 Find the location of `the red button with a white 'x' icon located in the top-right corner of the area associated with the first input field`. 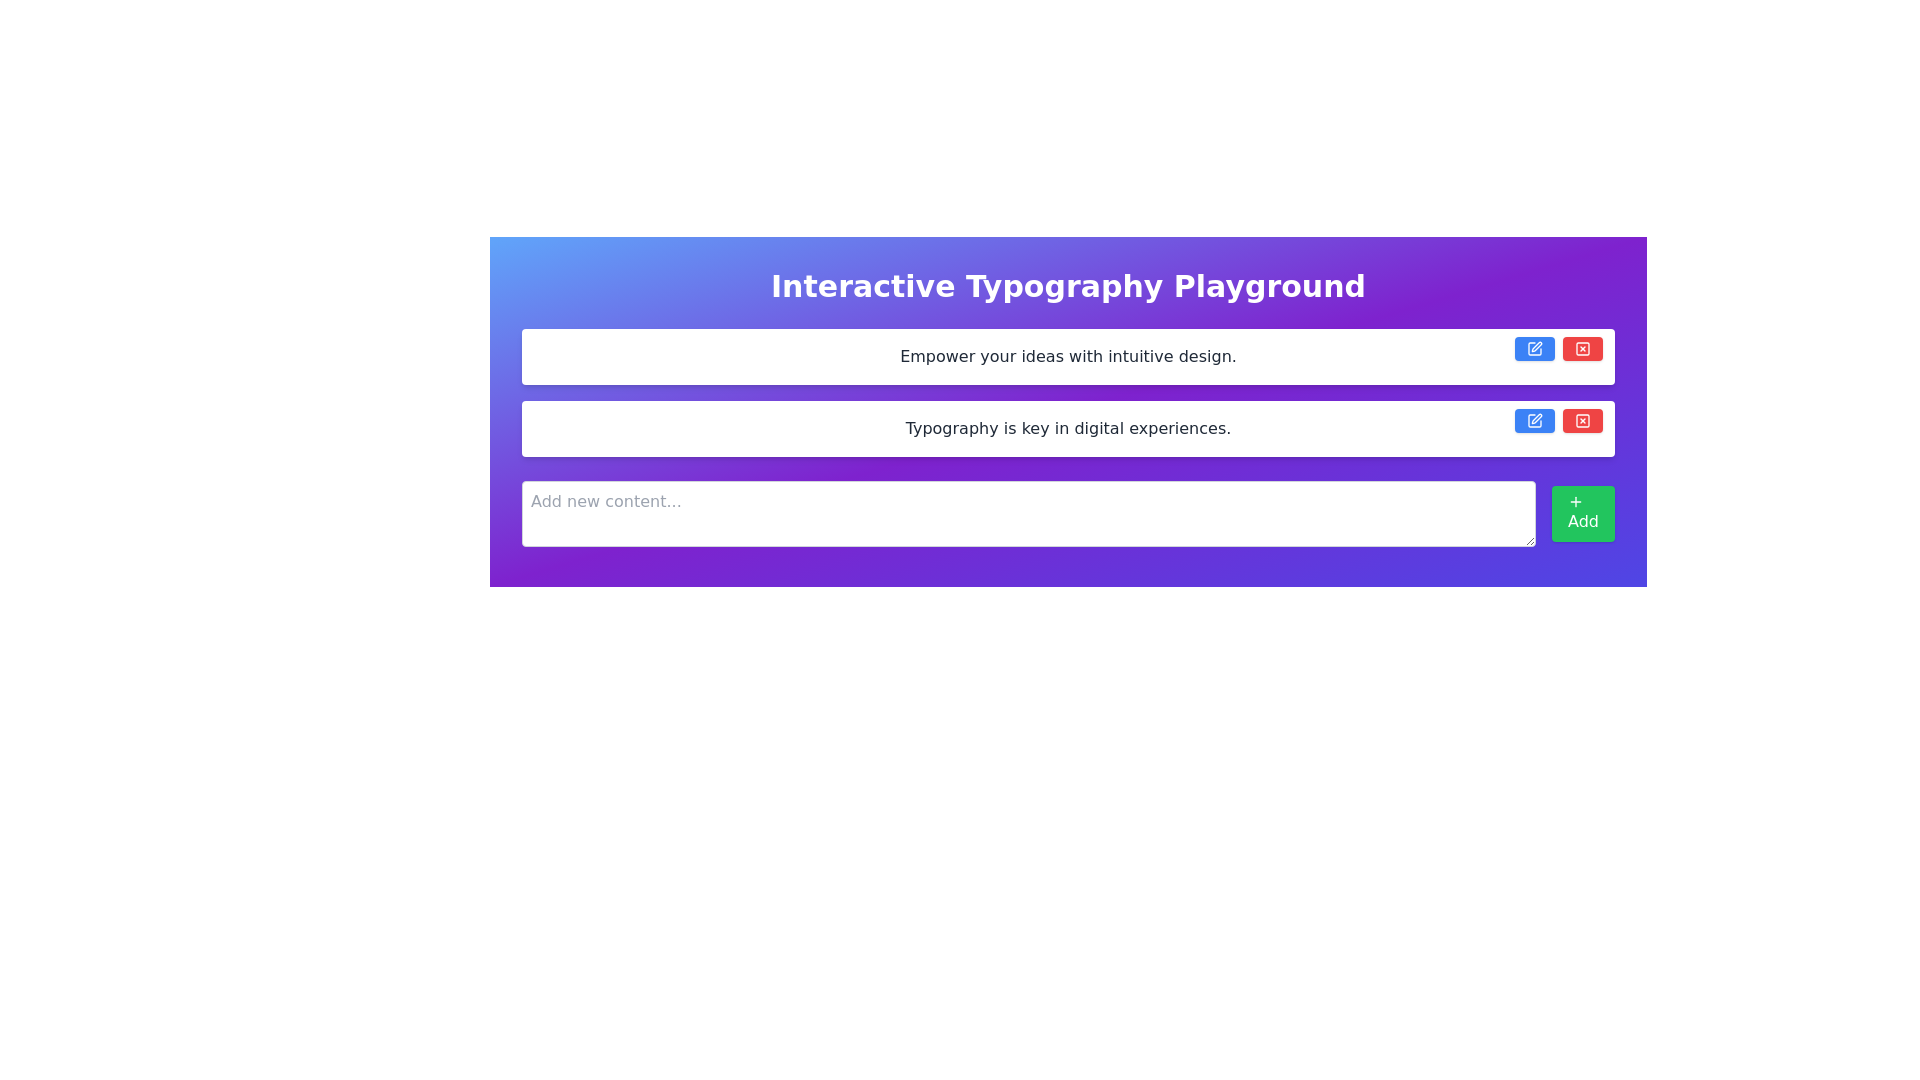

the red button with a white 'x' icon located in the top-right corner of the area associated with the first input field is located at coordinates (1582, 347).